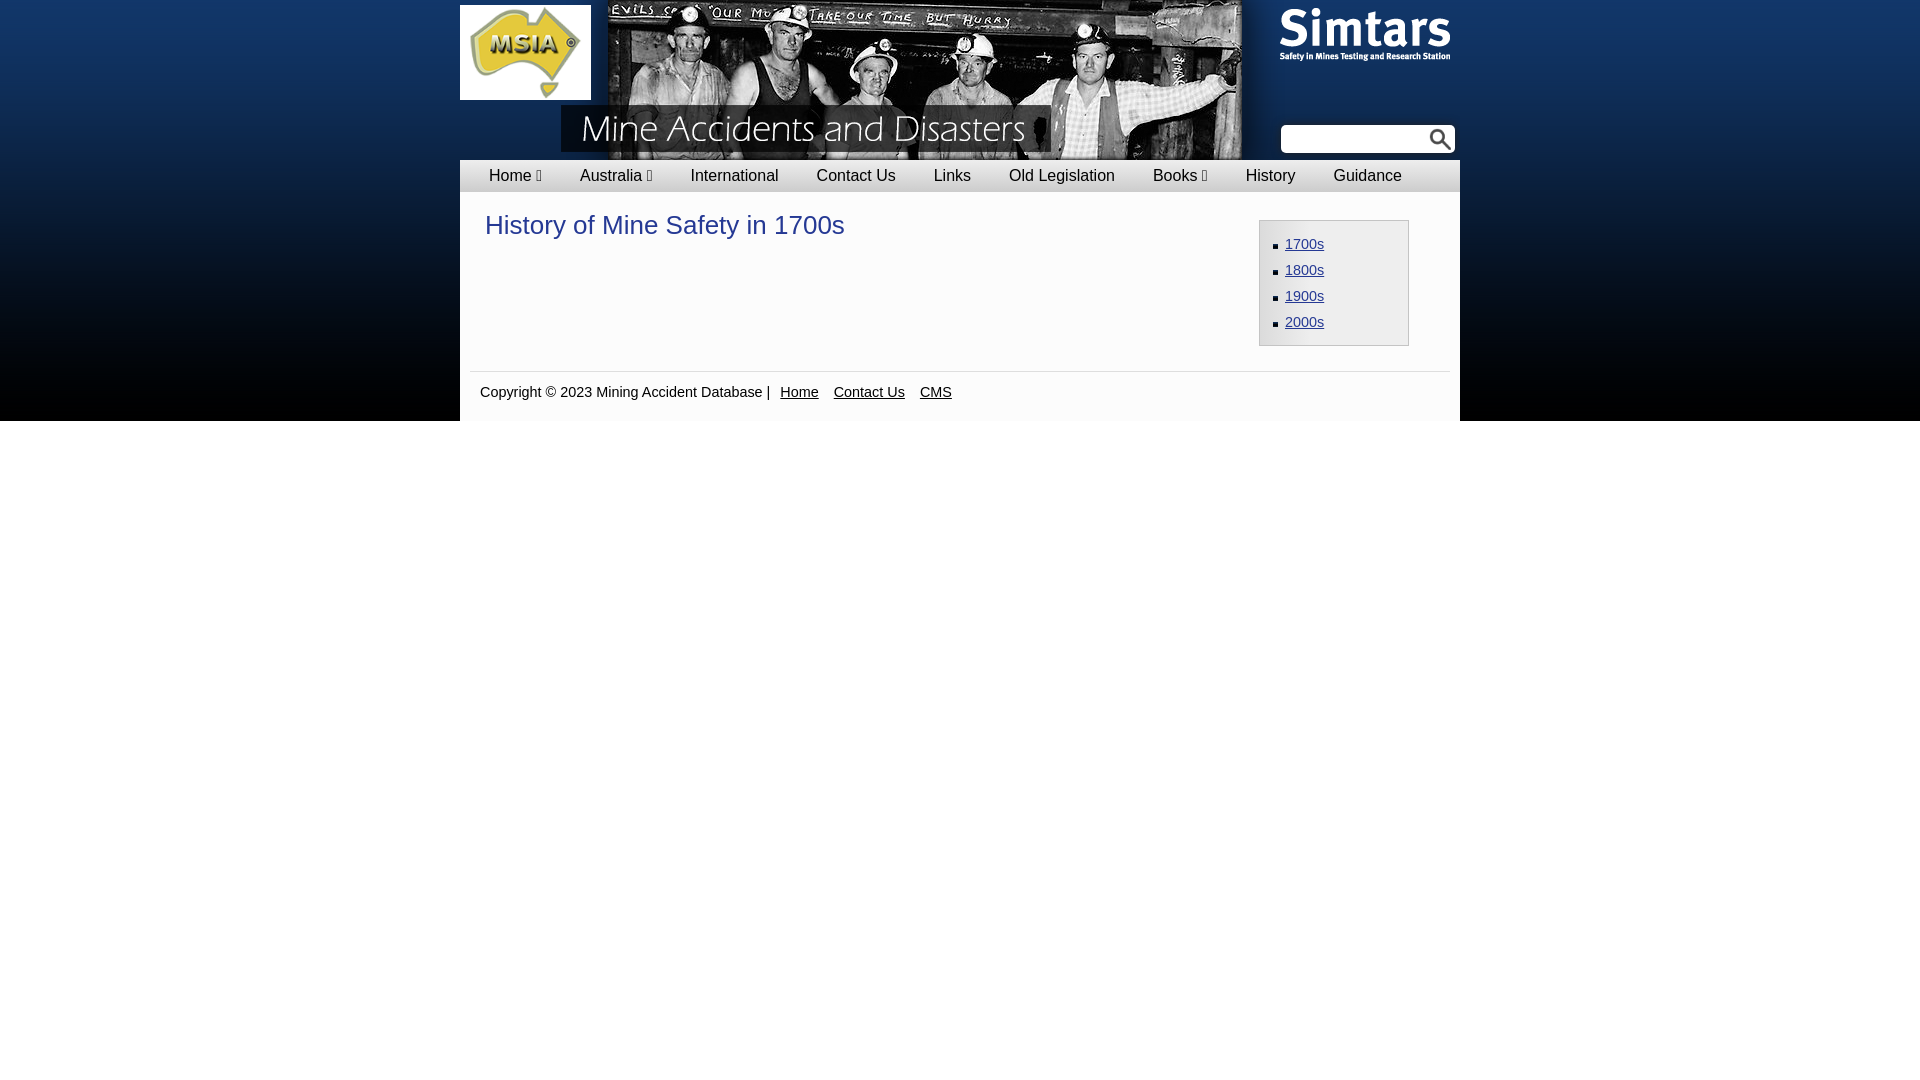  I want to click on '1800s', so click(1304, 270).